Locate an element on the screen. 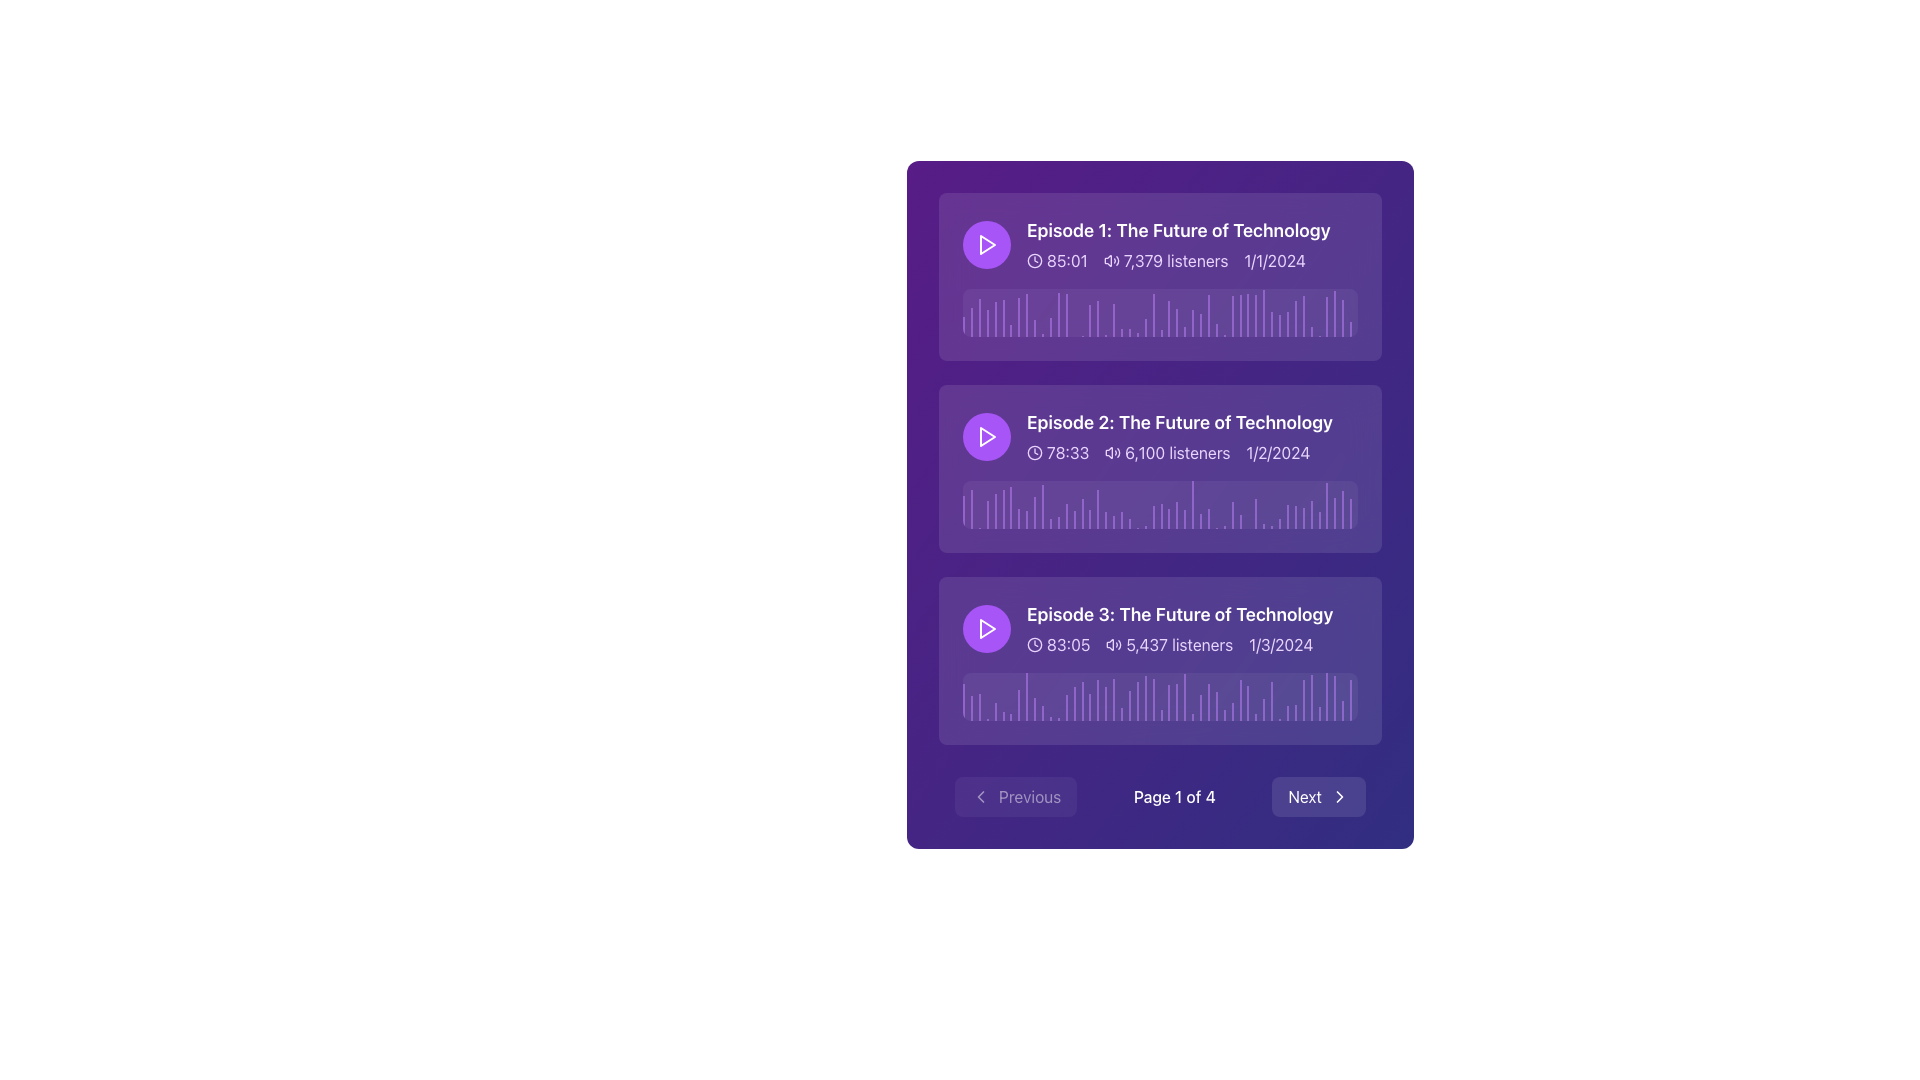 The width and height of the screenshot is (1920, 1080). the 41st Waveform Bar in the graphical representation of sound waves located on the topmost row of the list is located at coordinates (1280, 325).